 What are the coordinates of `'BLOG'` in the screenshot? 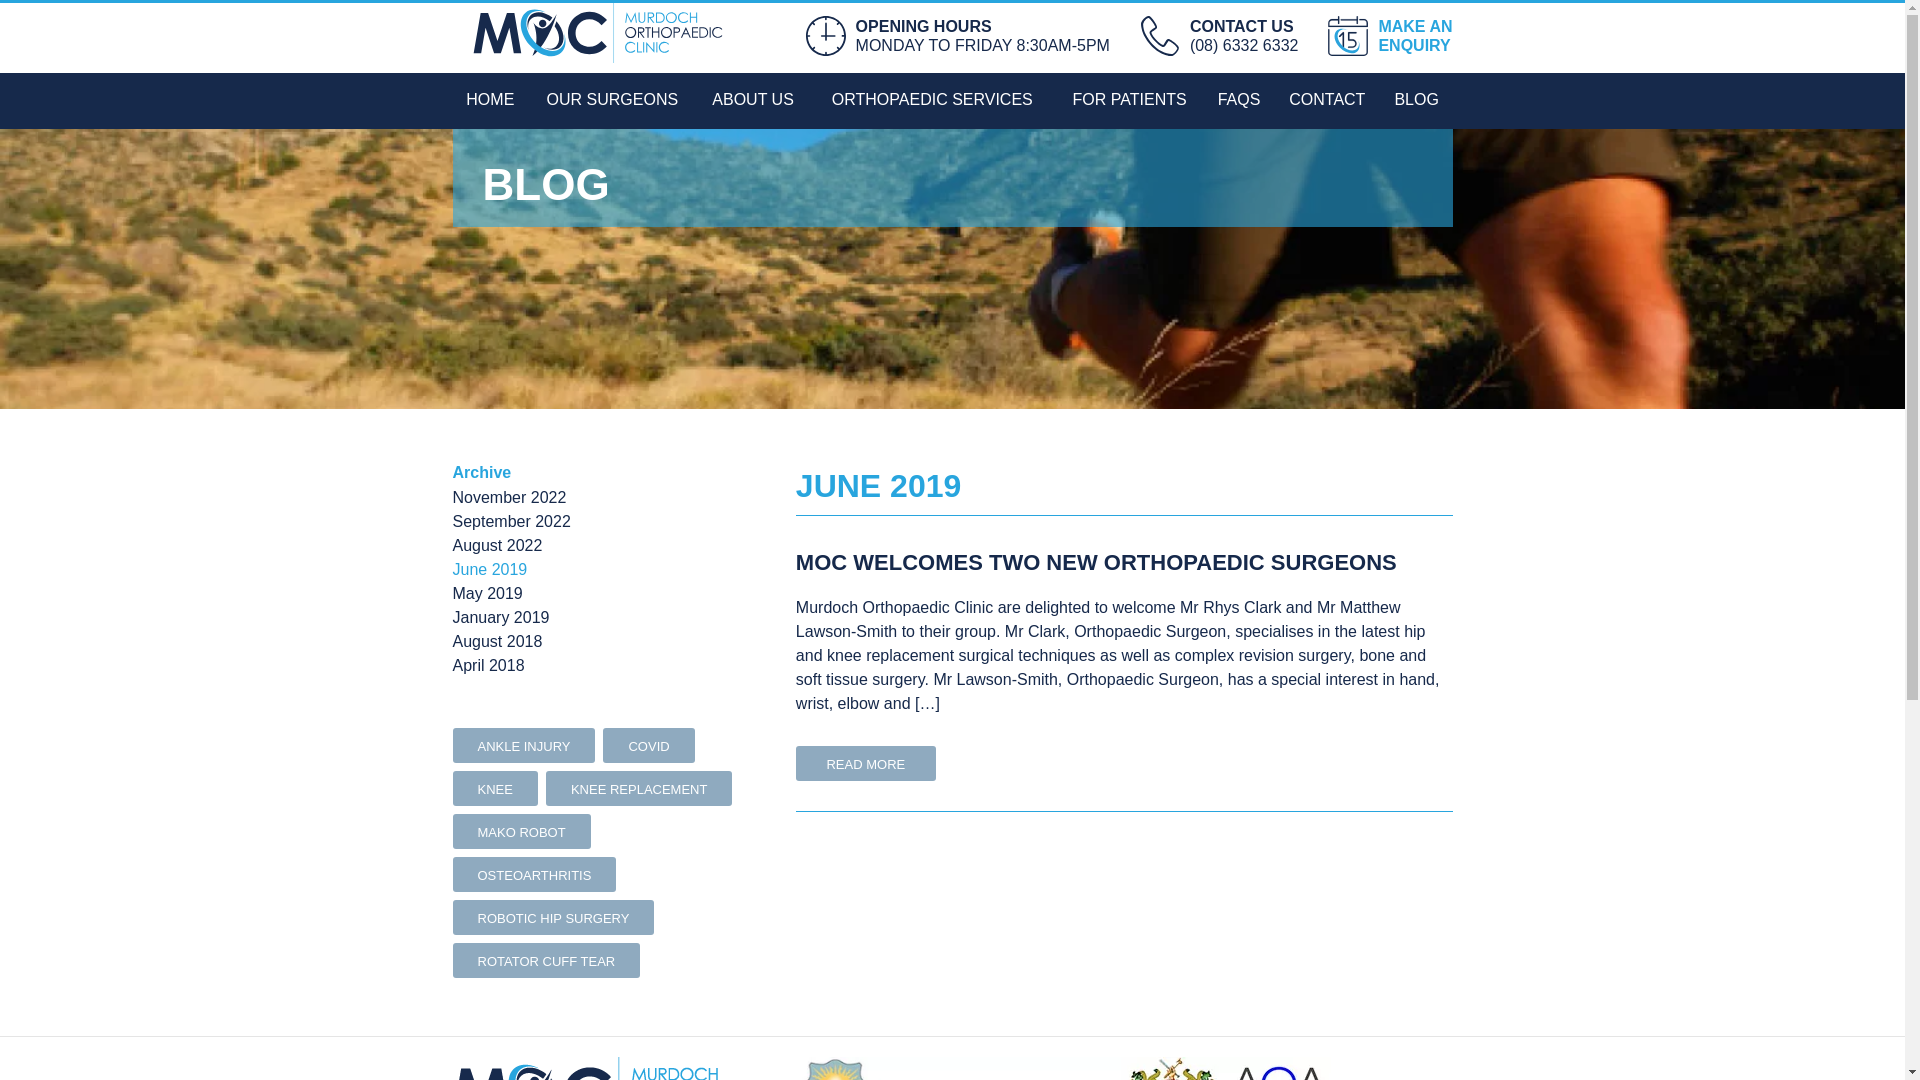 It's located at (1415, 100).